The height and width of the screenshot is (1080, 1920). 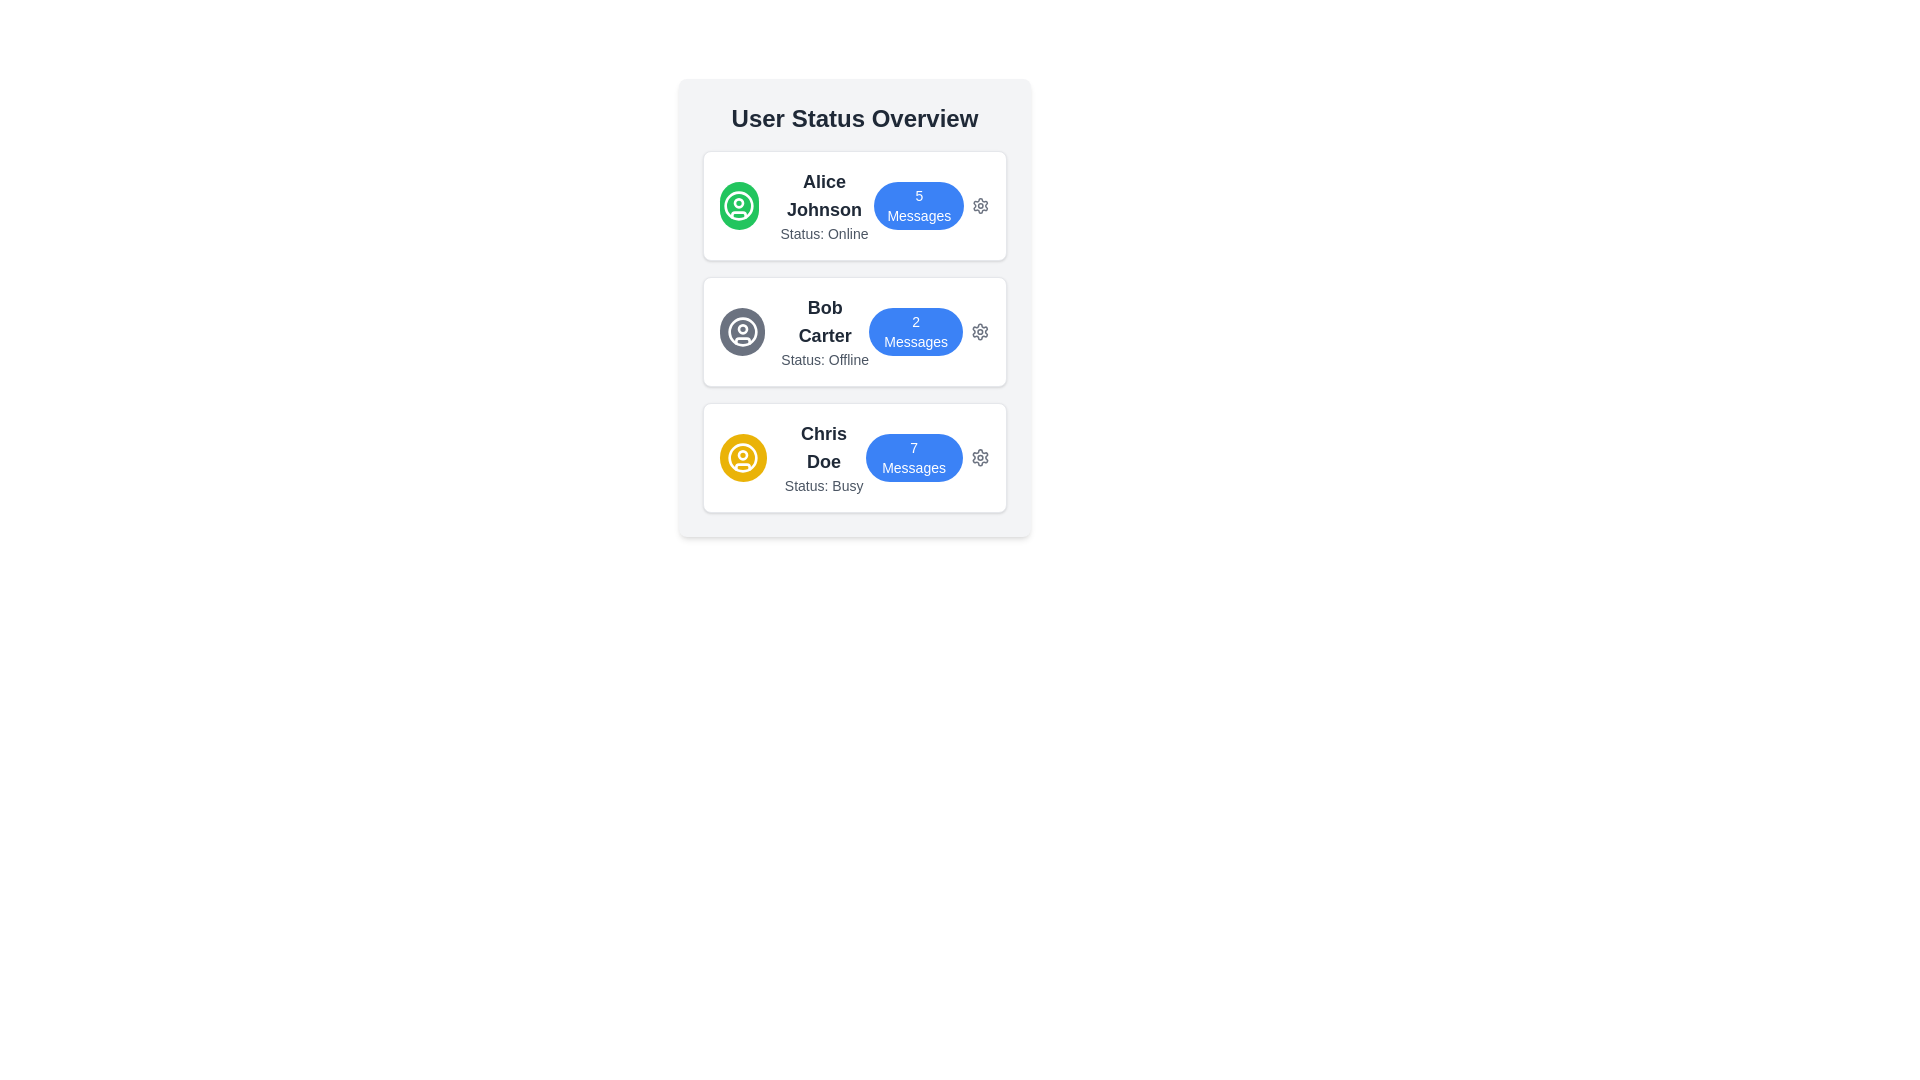 What do you see at coordinates (928, 330) in the screenshot?
I see `the blue pill-shaped badge labeled '2 Messages' located below 'Bob Carter' in the user card` at bounding box center [928, 330].